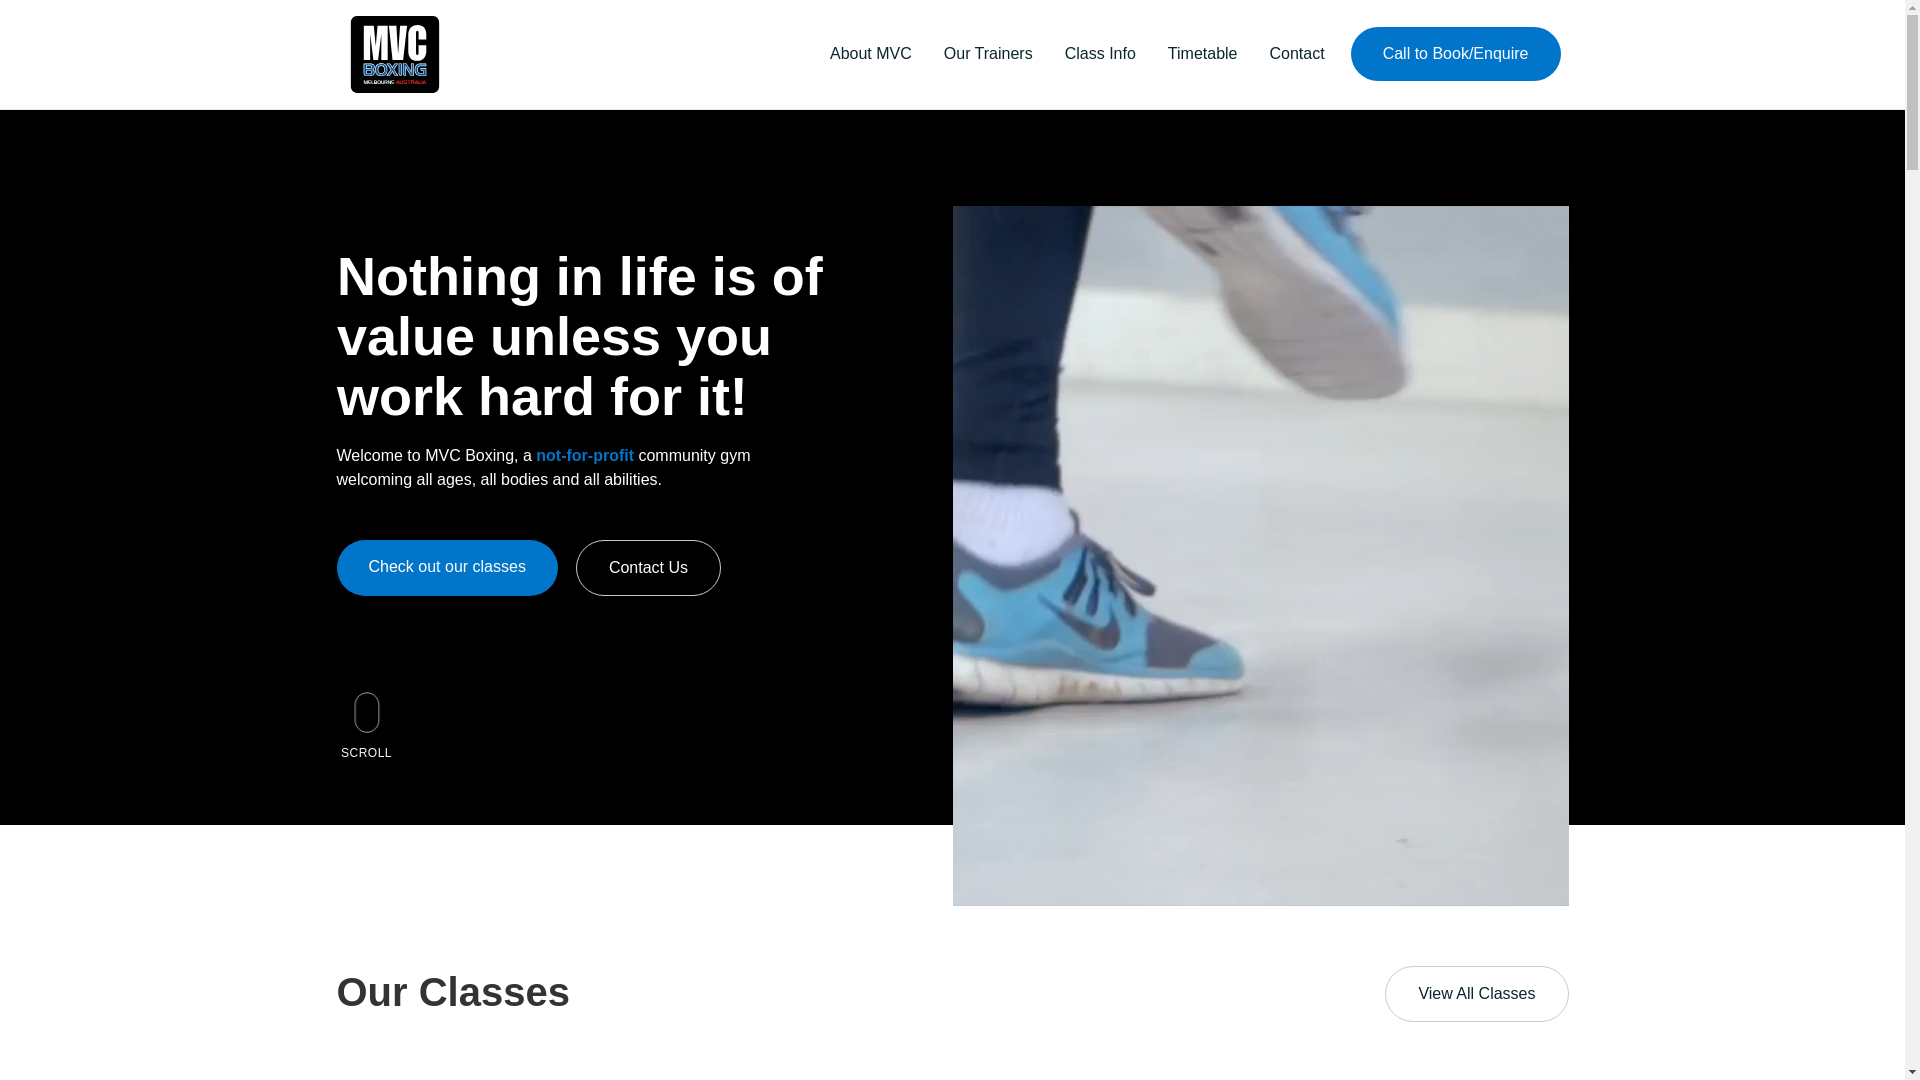  What do you see at coordinates (445, 567) in the screenshot?
I see `'Check out our classes'` at bounding box center [445, 567].